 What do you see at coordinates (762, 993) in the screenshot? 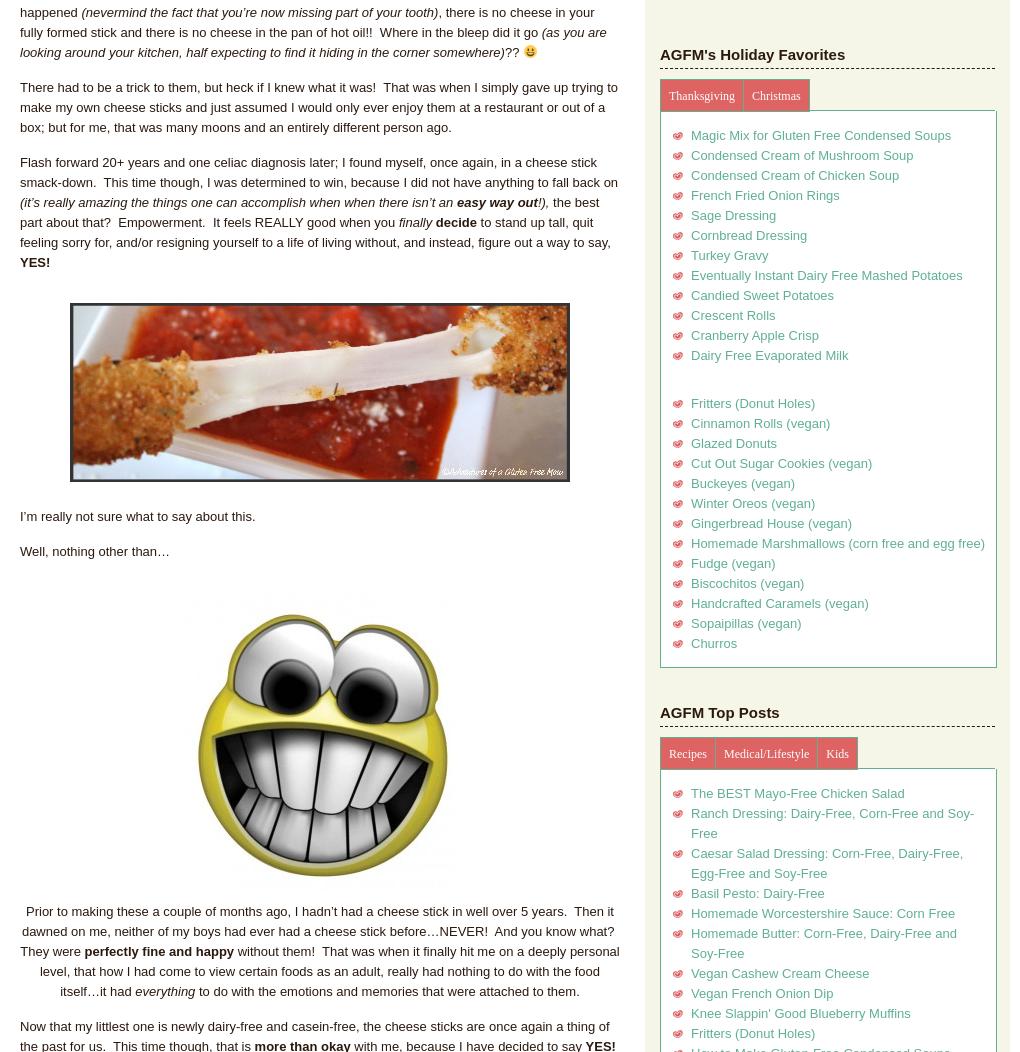
I see `'Vegan French Onion Dip'` at bounding box center [762, 993].